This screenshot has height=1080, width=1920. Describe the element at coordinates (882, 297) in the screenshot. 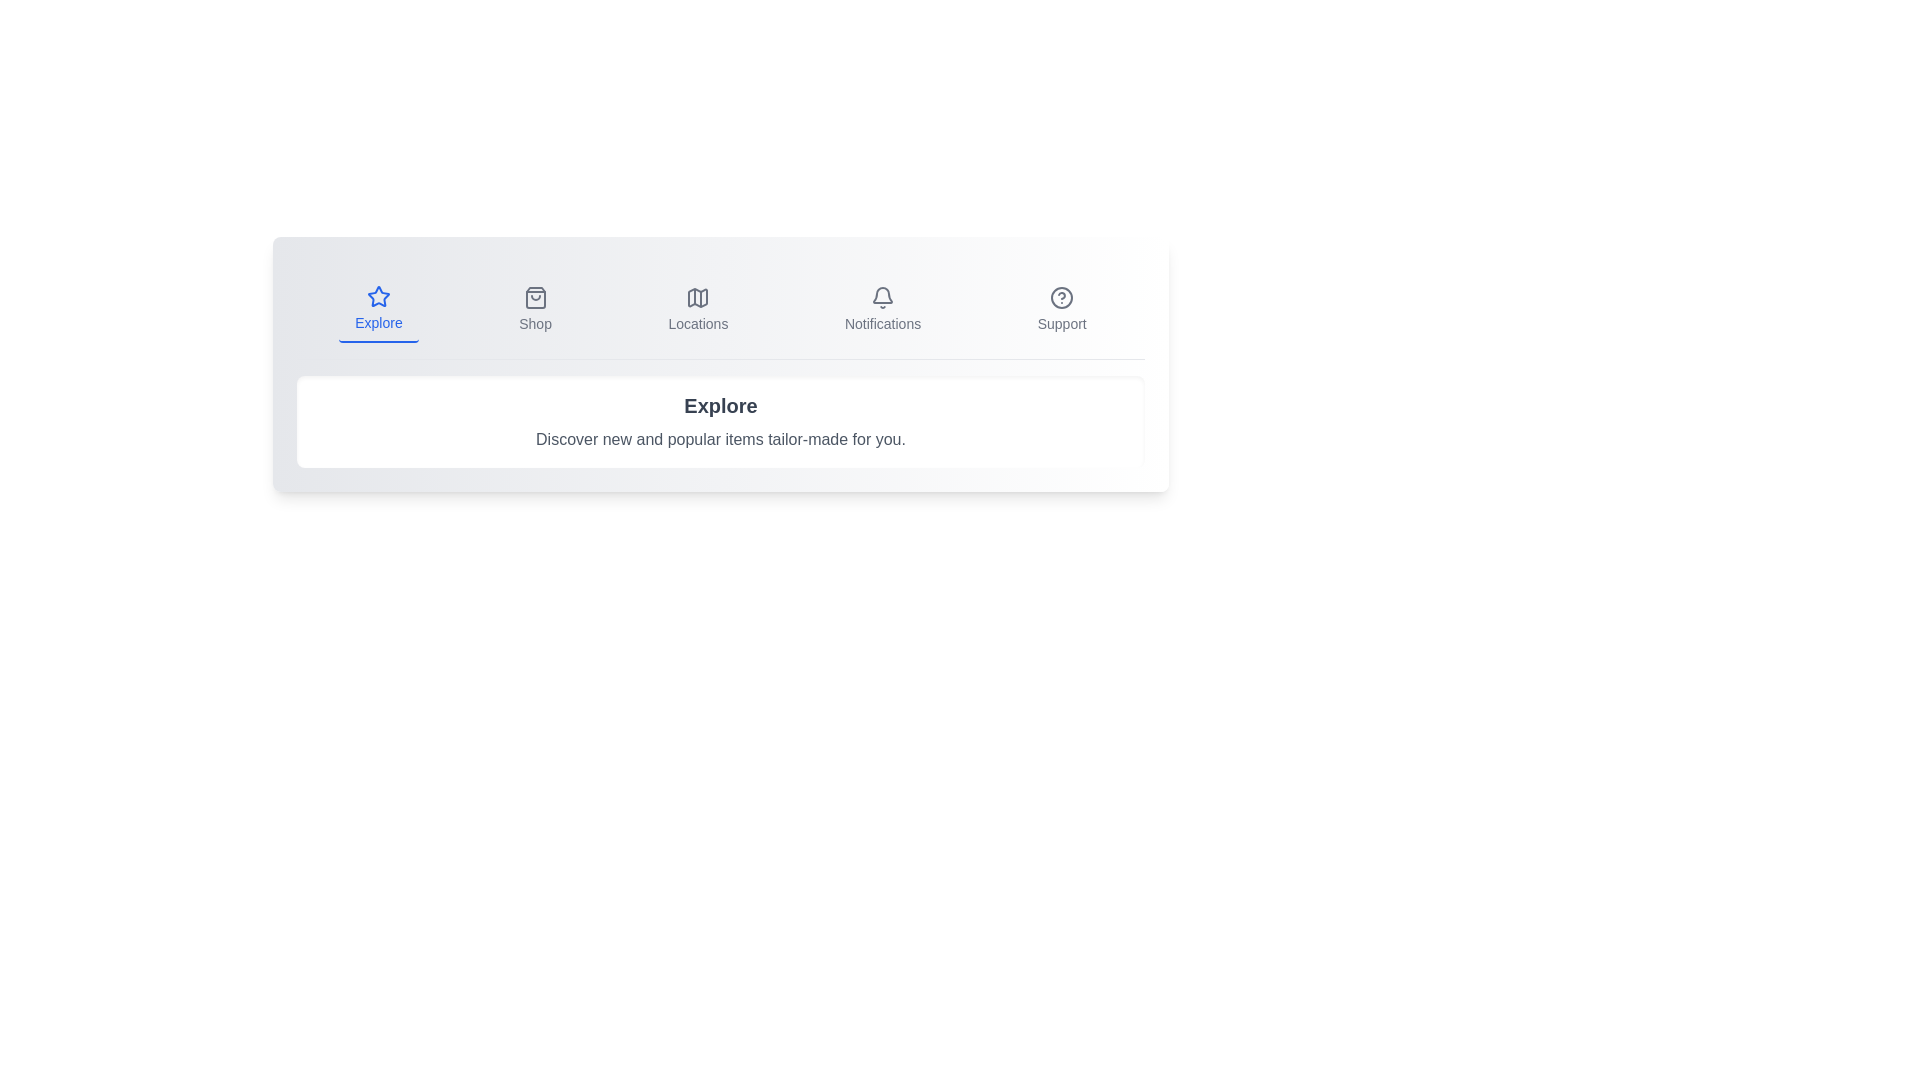

I see `the 'Notifications' icon` at that location.